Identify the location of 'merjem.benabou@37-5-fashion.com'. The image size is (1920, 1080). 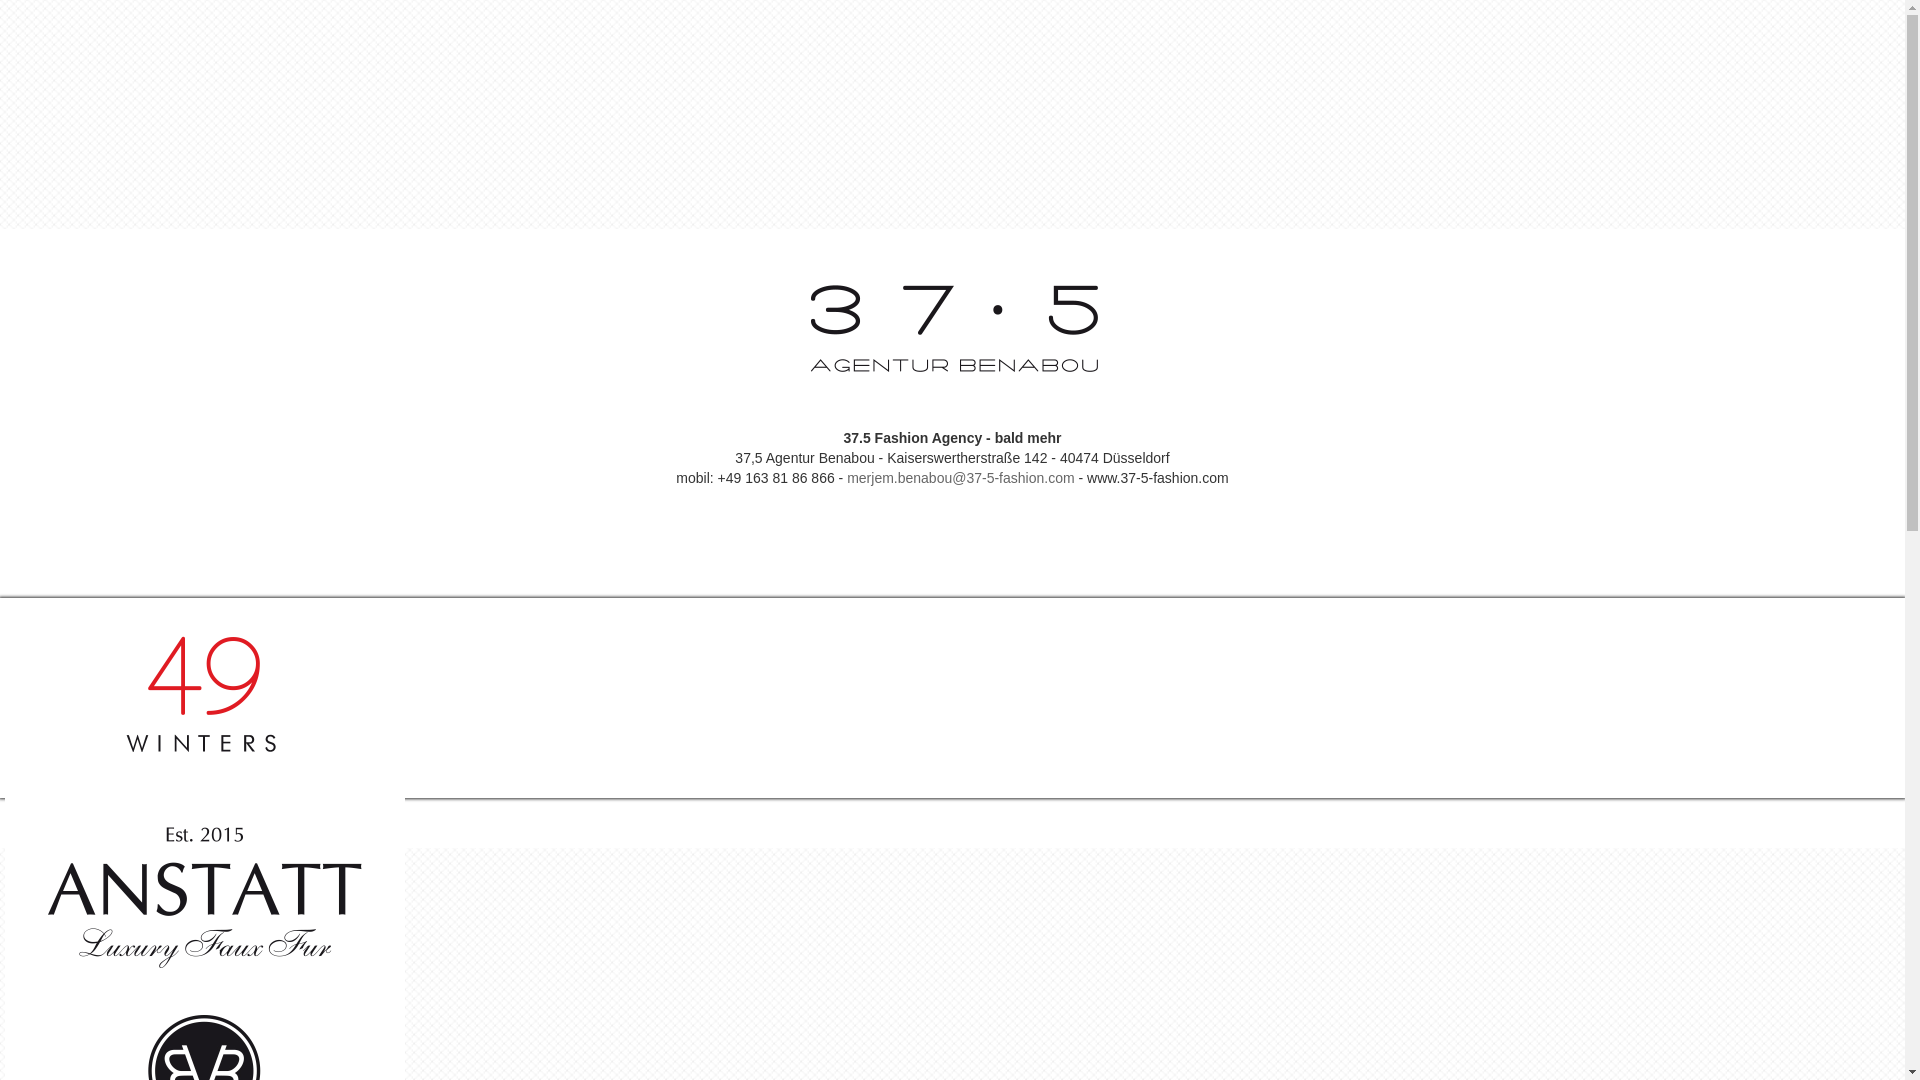
(960, 478).